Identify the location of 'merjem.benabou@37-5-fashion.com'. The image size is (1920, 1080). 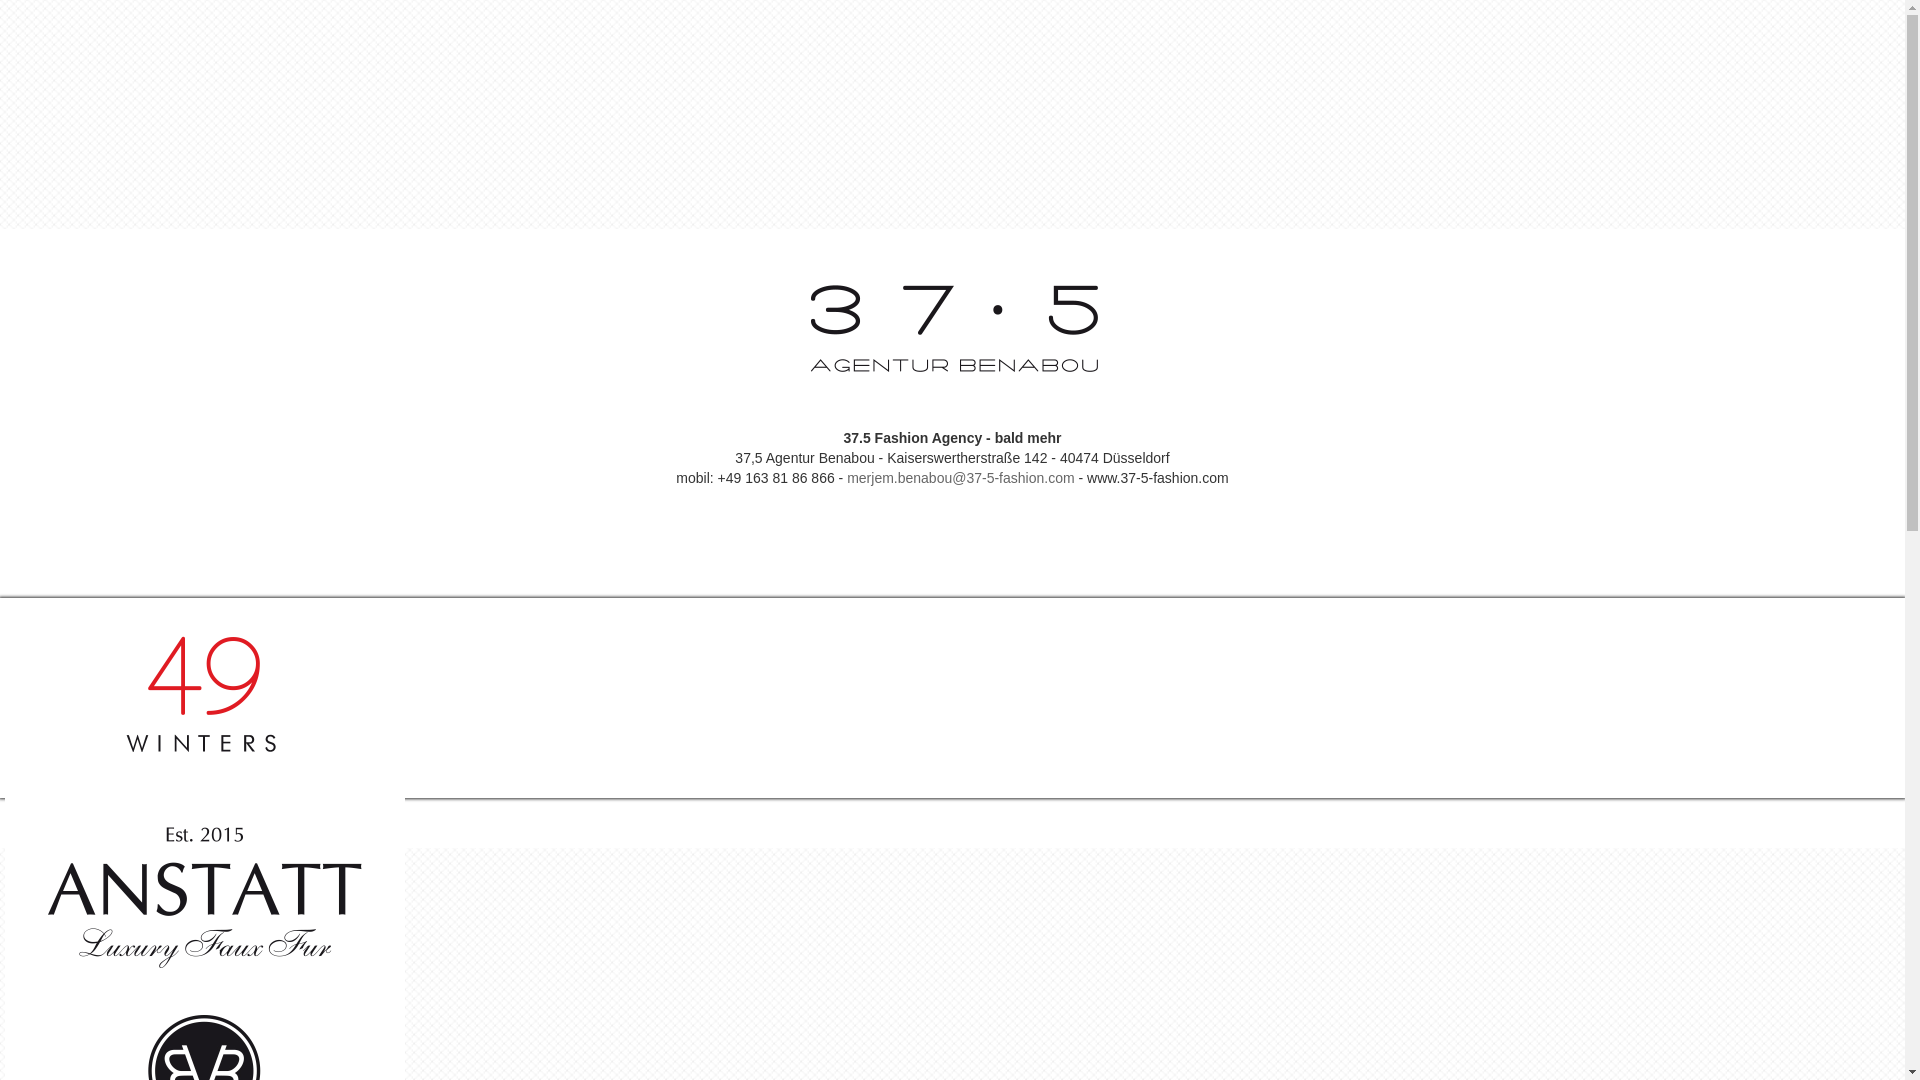
(960, 478).